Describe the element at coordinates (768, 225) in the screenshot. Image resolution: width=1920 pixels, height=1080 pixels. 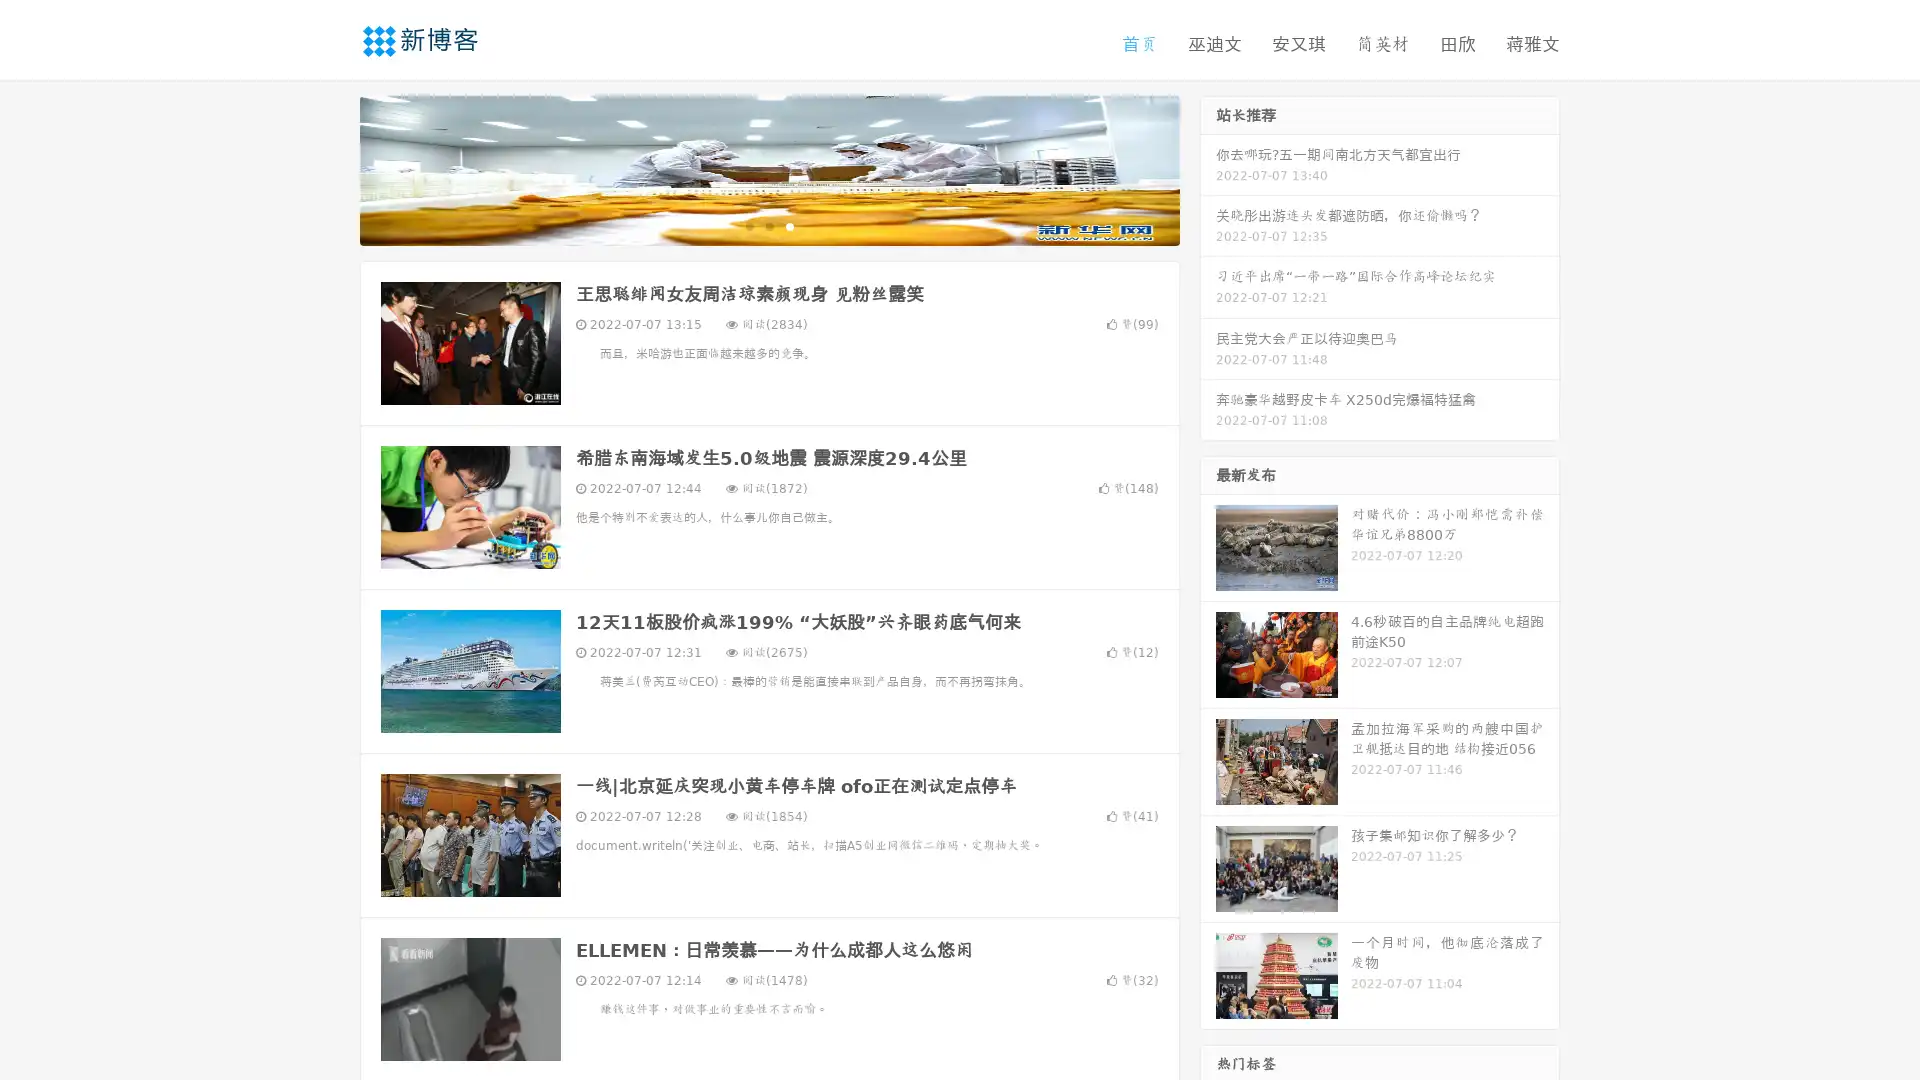
I see `Go to slide 2` at that location.